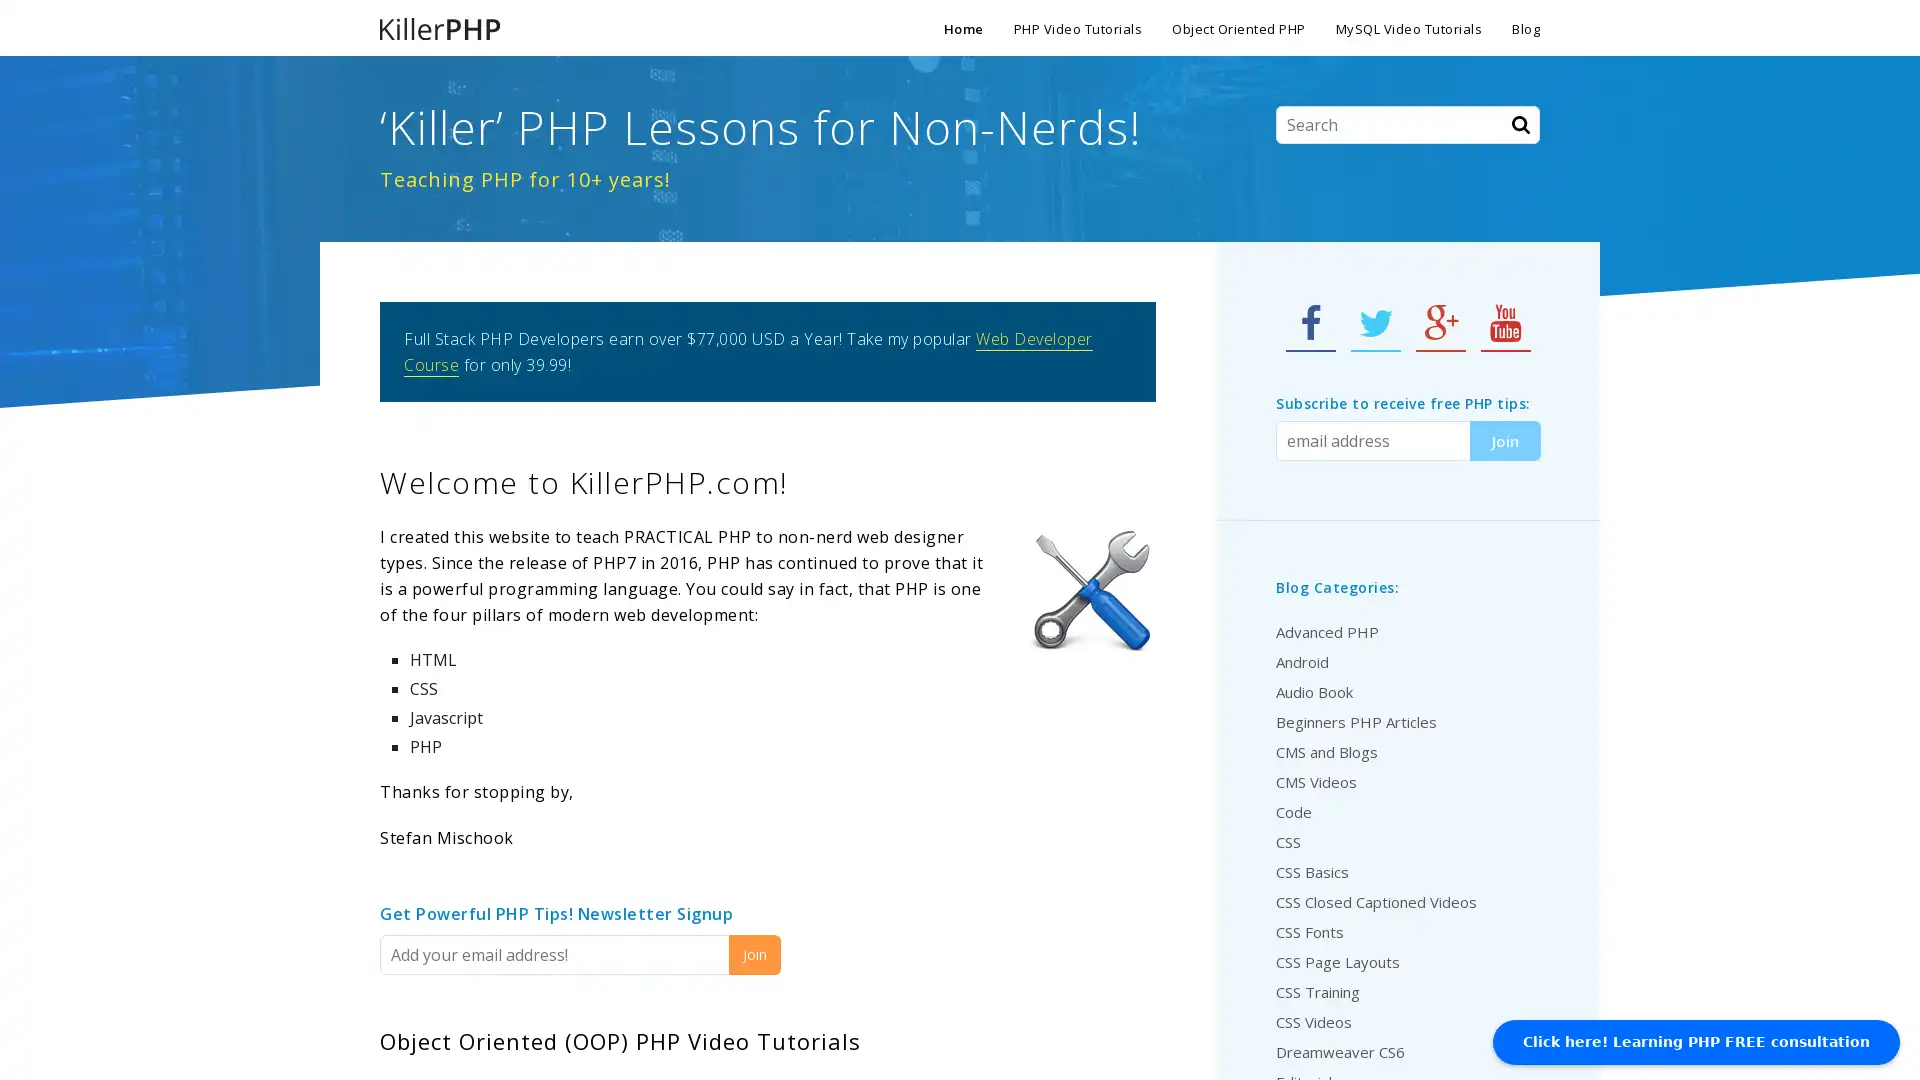 The width and height of the screenshot is (1920, 1080). Describe the element at coordinates (1505, 439) in the screenshot. I see `Join` at that location.